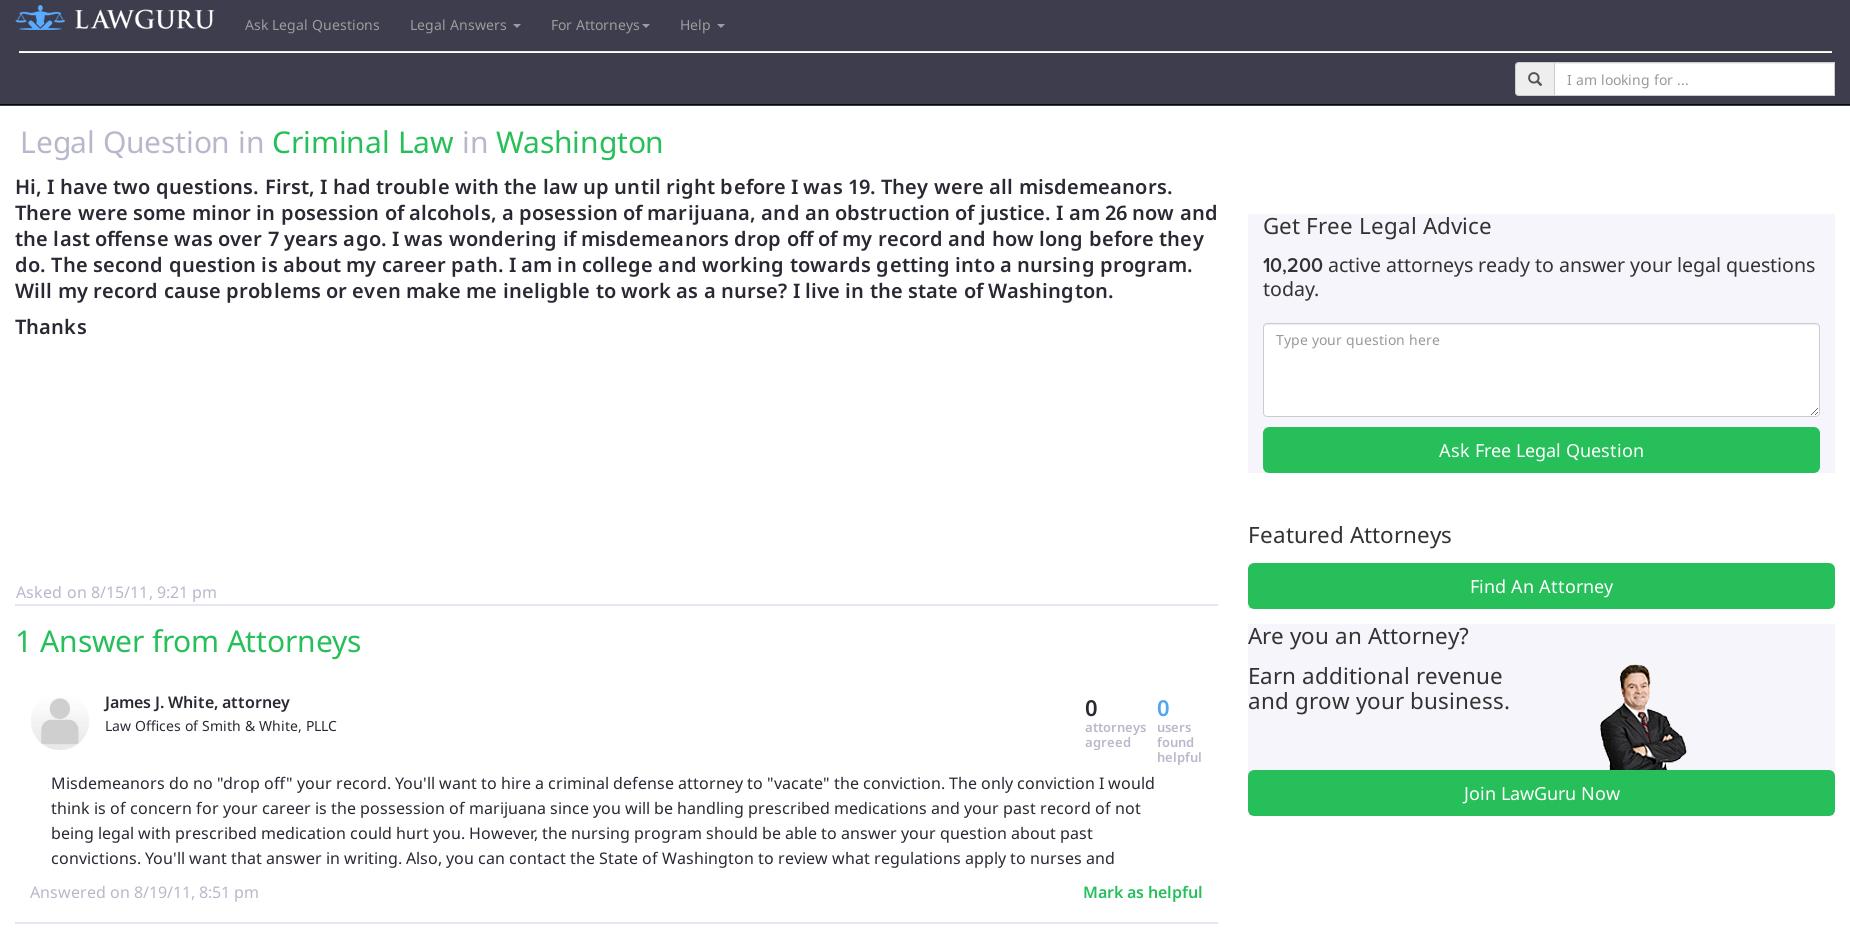 The width and height of the screenshot is (1850, 933). I want to click on 'attorneys agreed', so click(1084, 733).